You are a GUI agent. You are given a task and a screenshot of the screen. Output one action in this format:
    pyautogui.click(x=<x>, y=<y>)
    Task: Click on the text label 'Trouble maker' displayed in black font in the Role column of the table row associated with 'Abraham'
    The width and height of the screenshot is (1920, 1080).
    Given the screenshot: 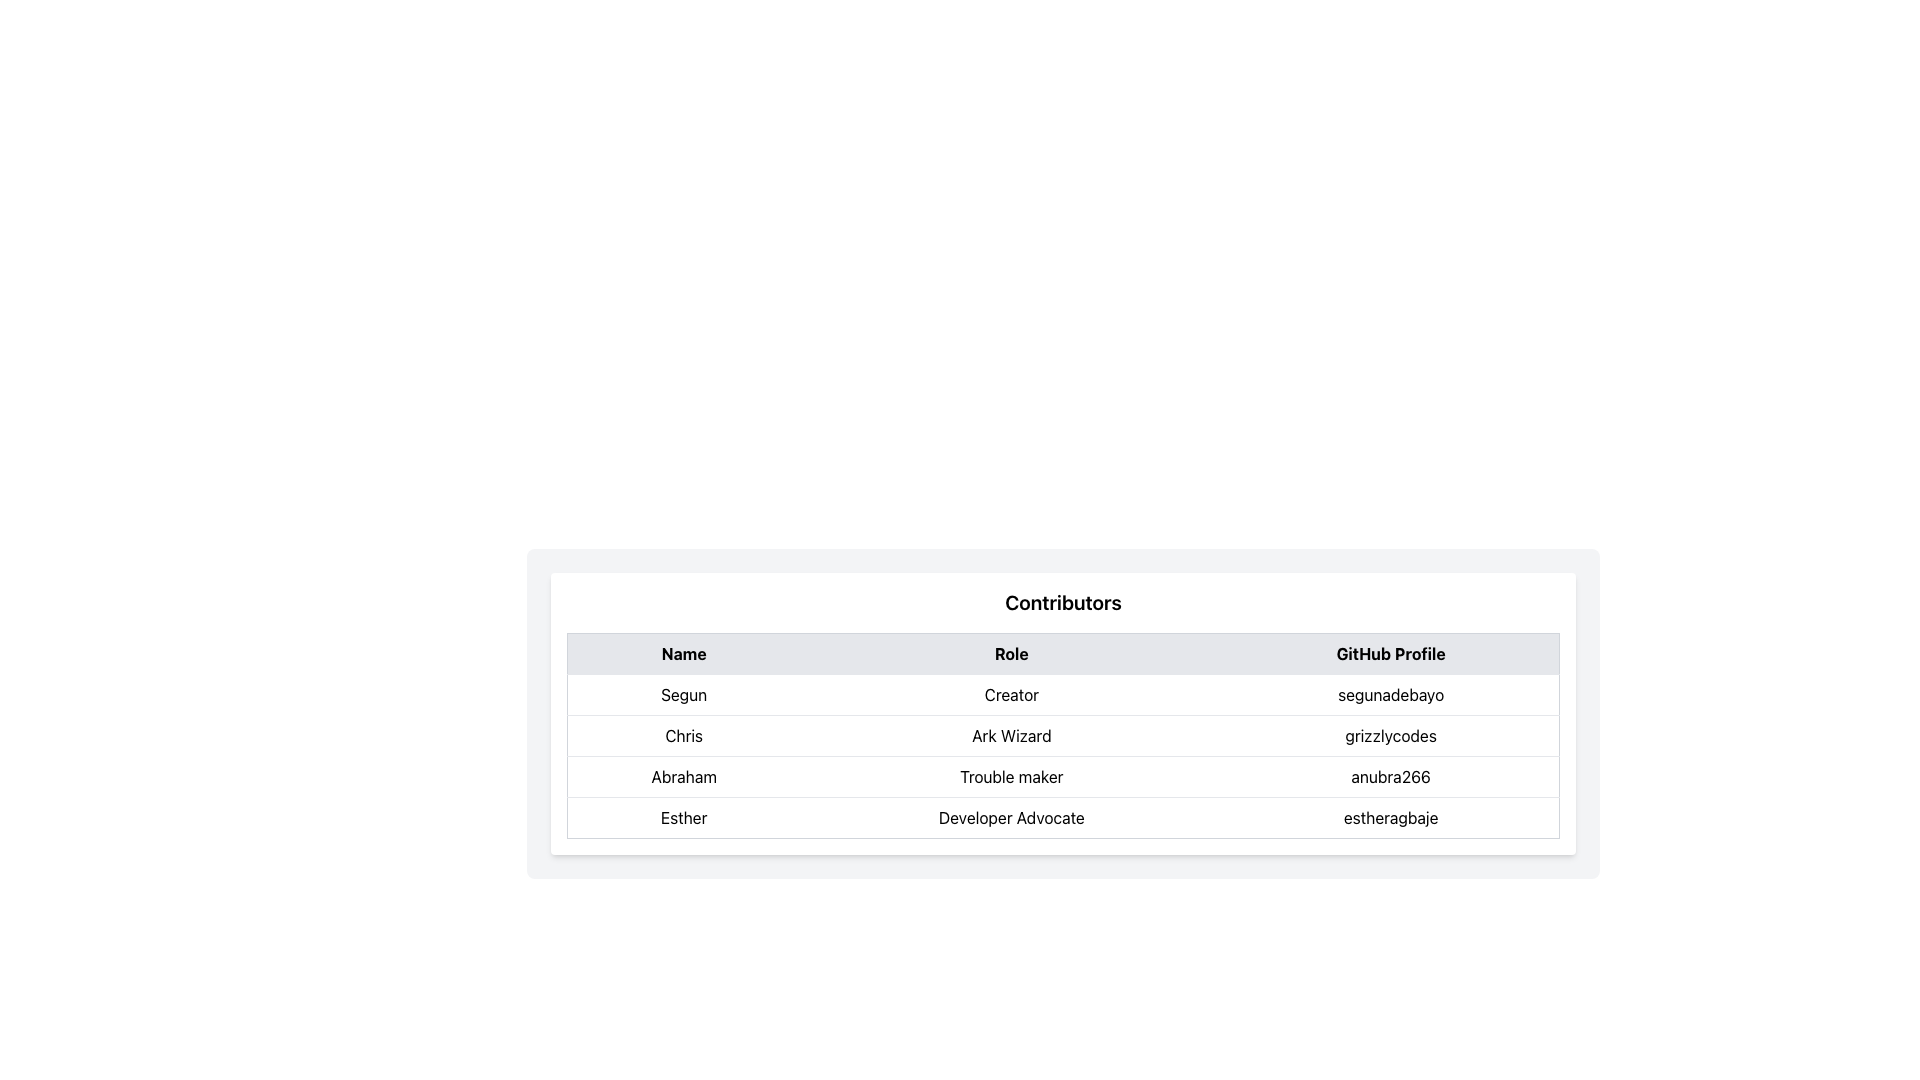 What is the action you would take?
    pyautogui.click(x=1011, y=775)
    